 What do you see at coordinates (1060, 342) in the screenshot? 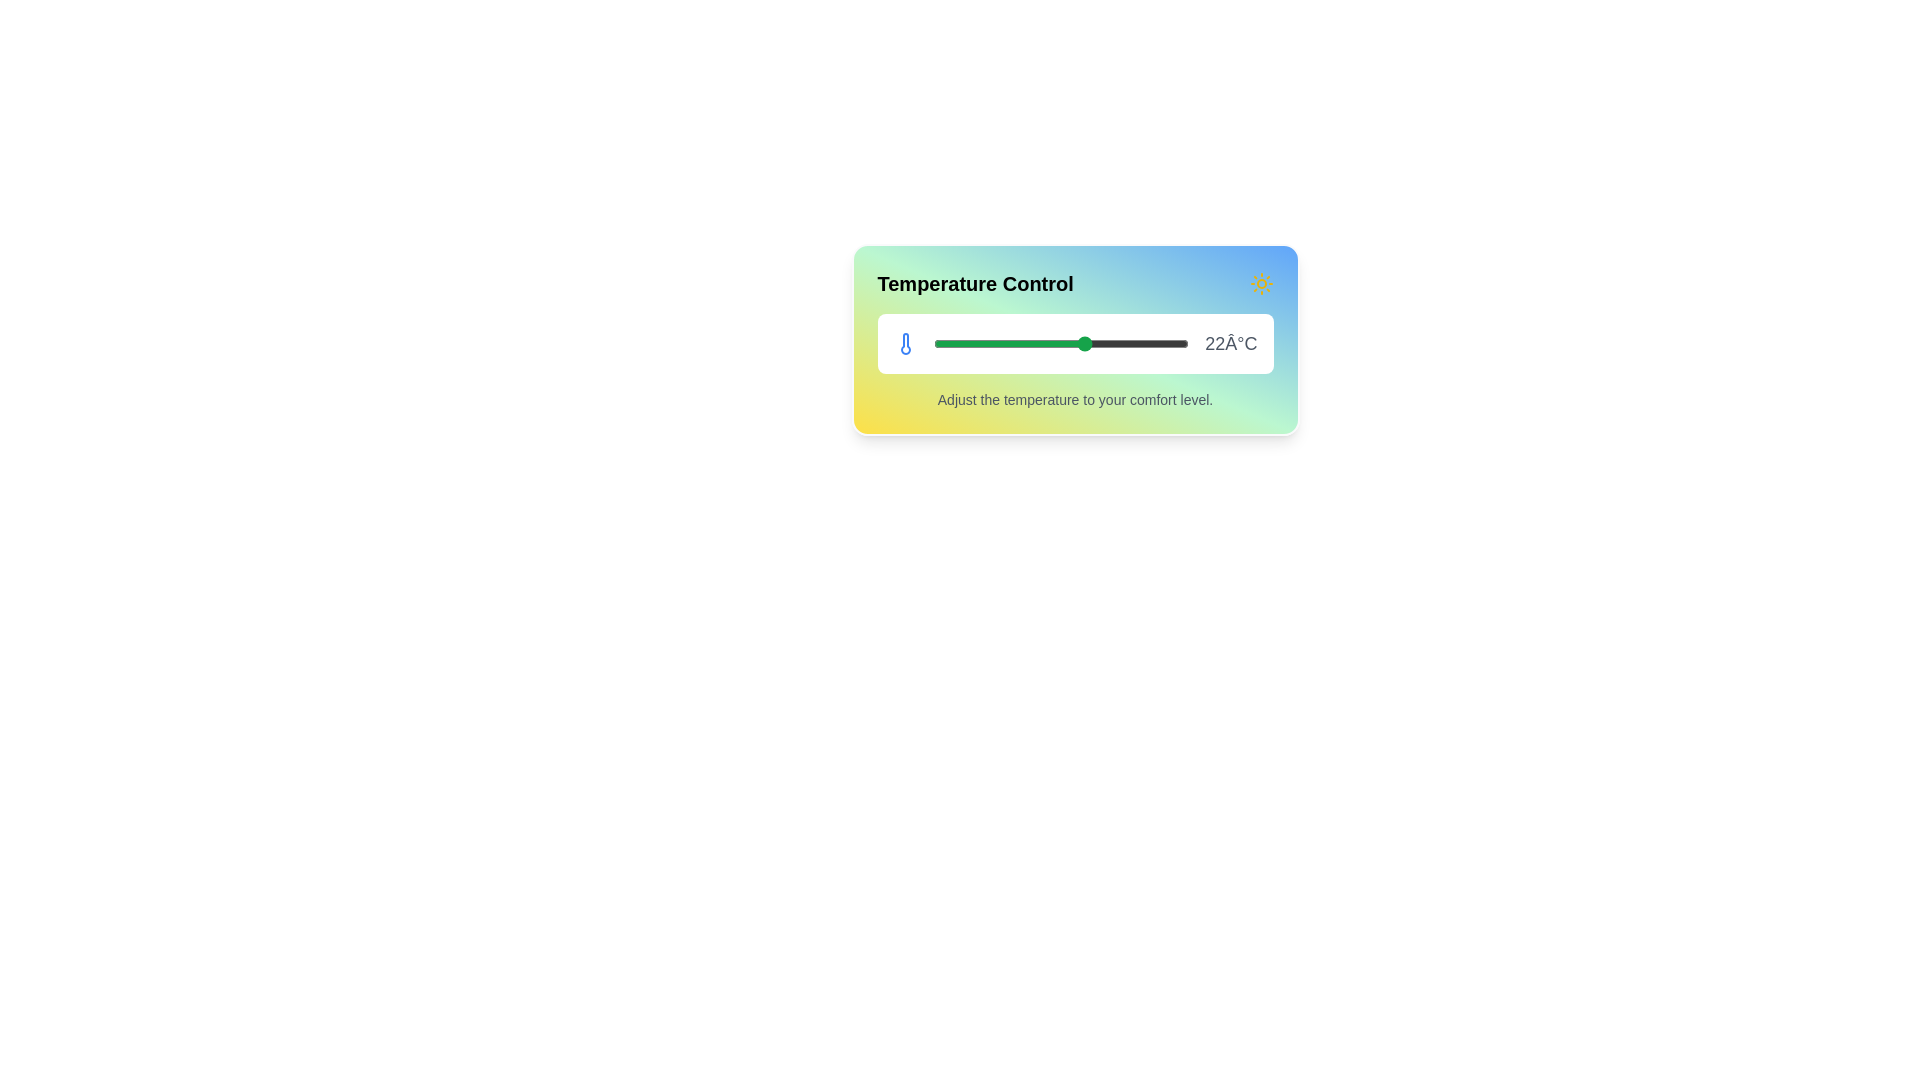
I see `temperature` at bounding box center [1060, 342].